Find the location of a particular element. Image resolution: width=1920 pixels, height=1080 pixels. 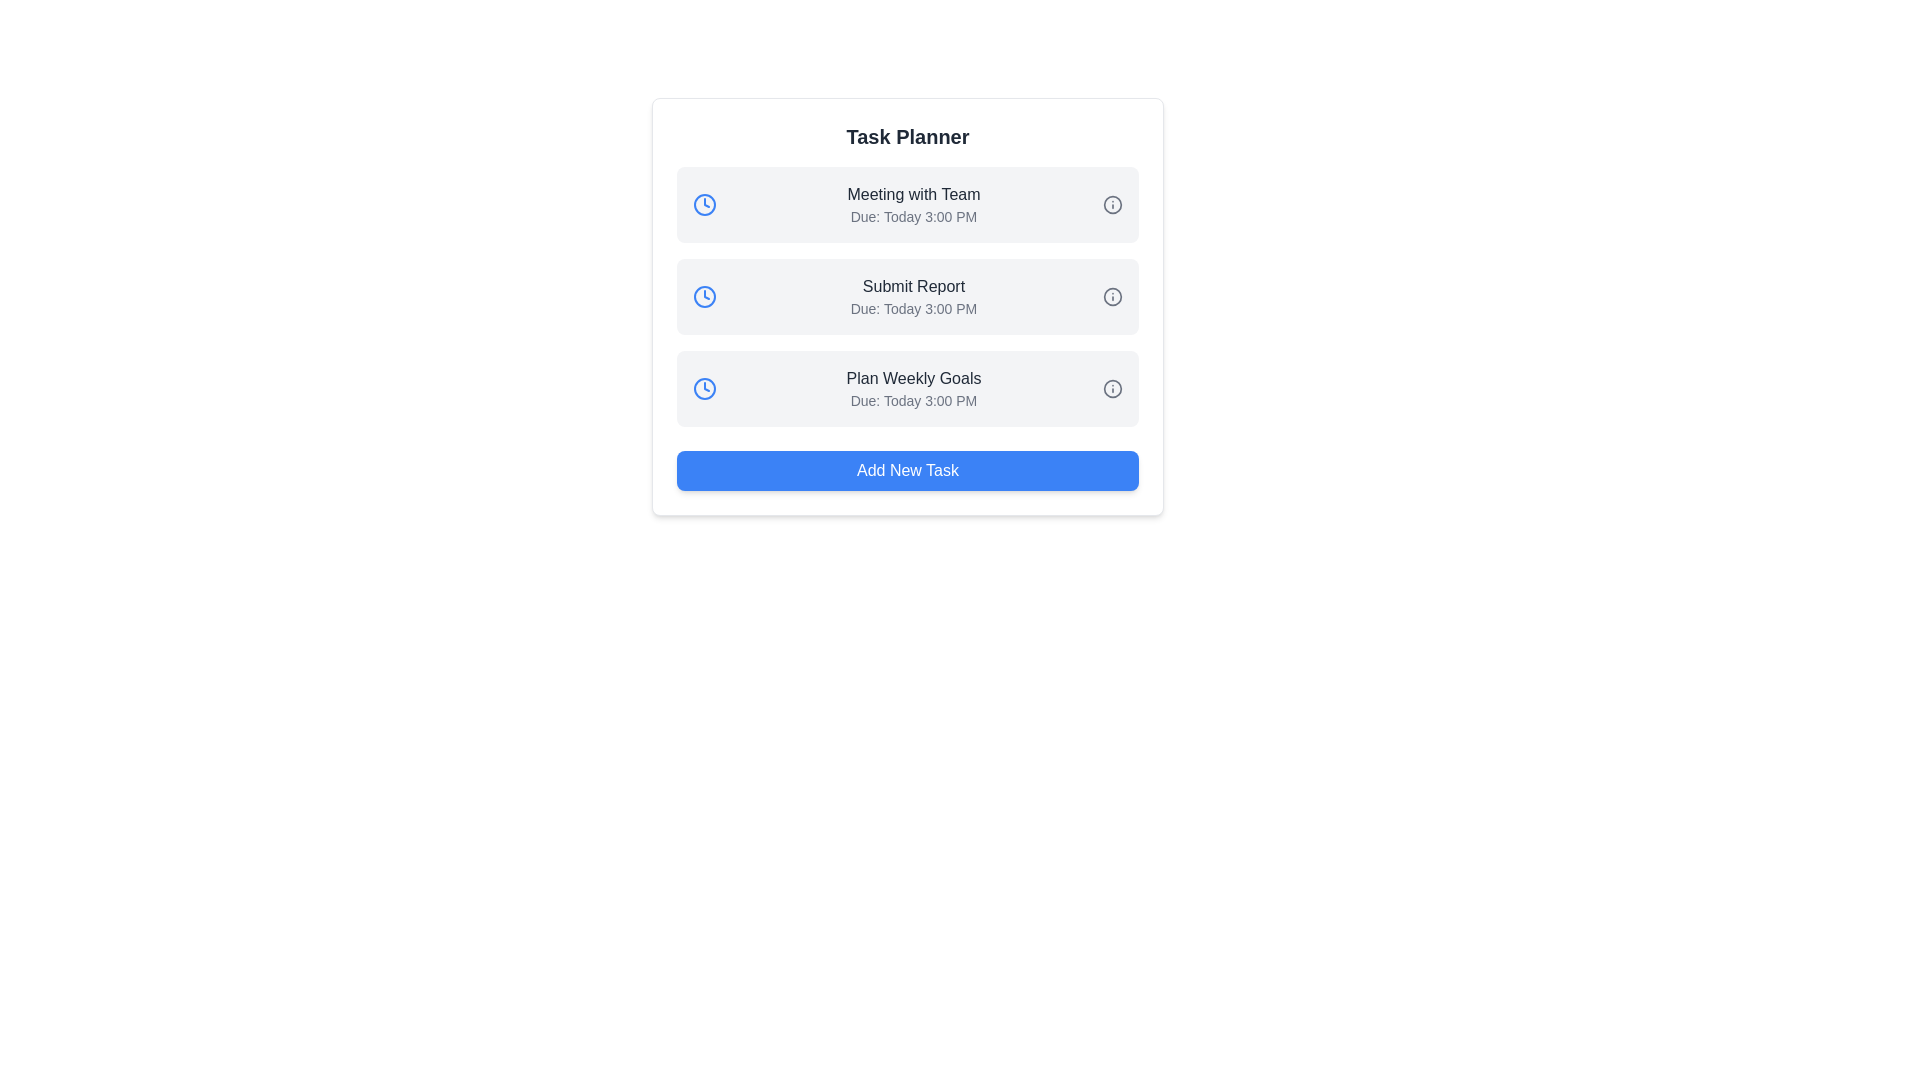

the 'Add New Task' button located at the bottom of the task panel to initiate the addition of a new task is located at coordinates (906, 470).